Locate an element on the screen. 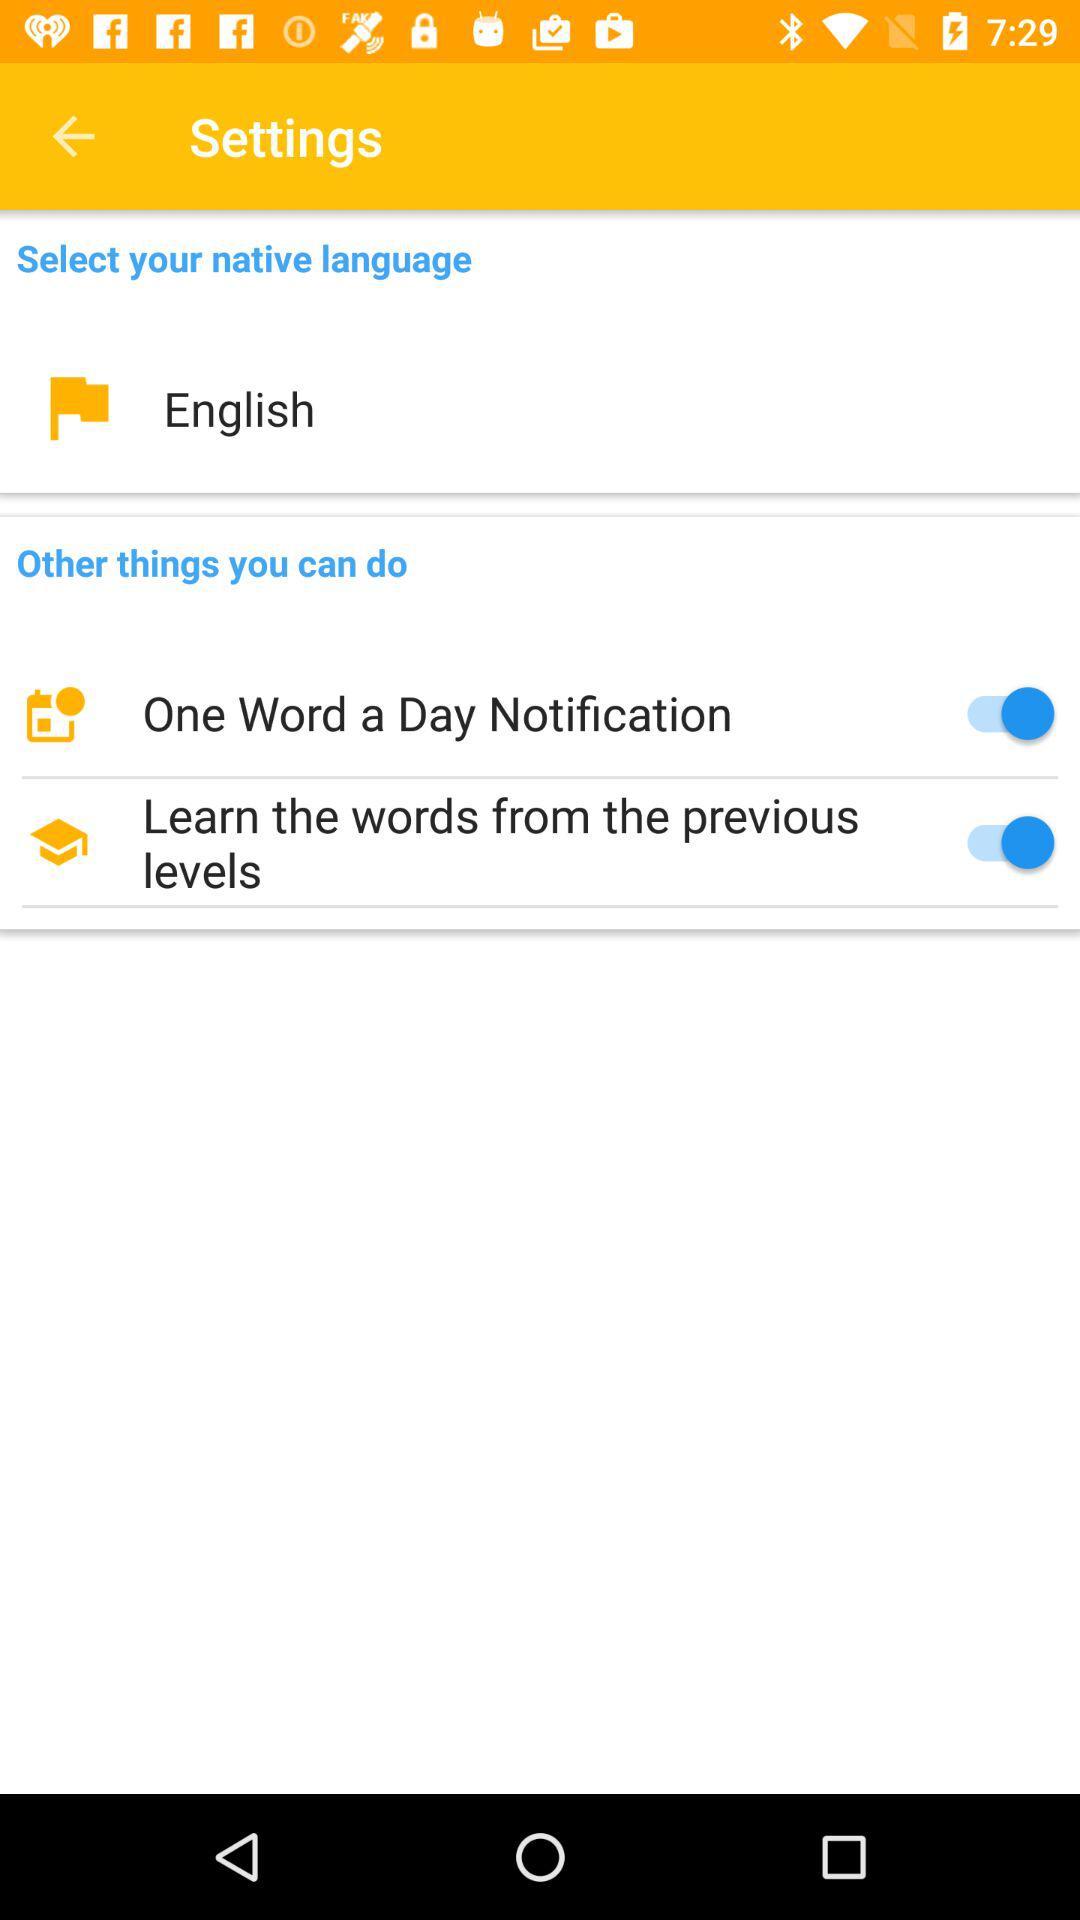  the icon next to settings icon is located at coordinates (72, 135).